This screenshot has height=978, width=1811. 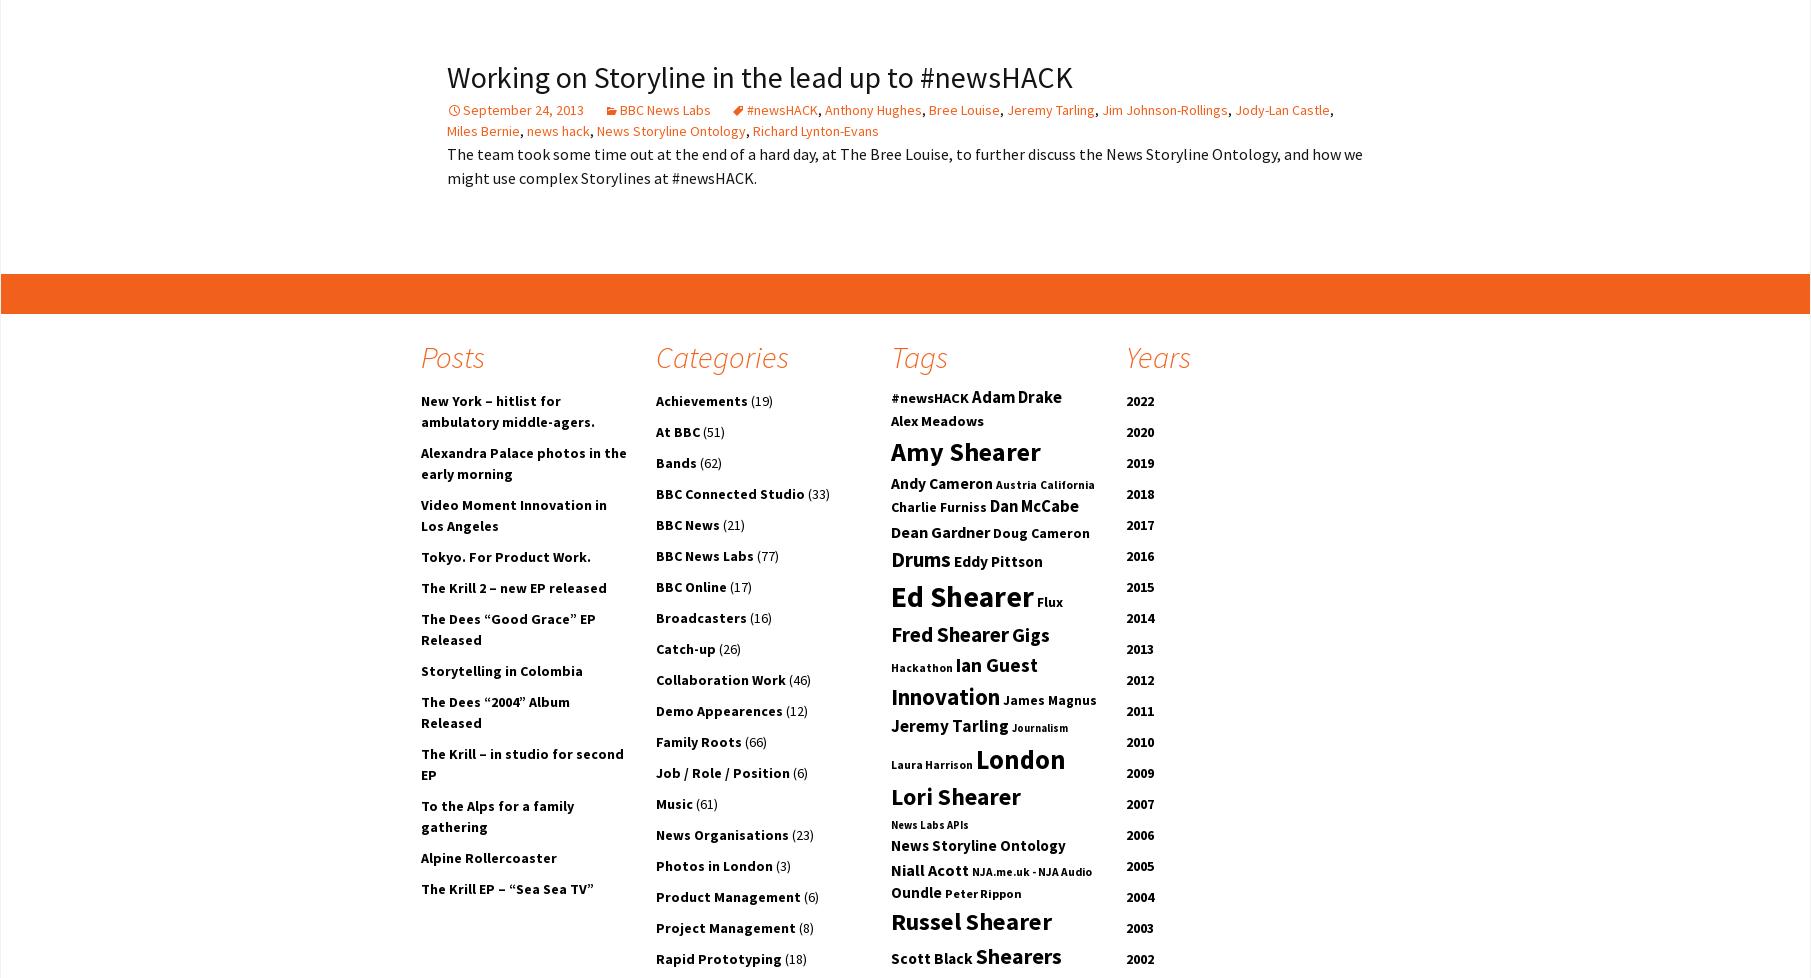 I want to click on 'News Storyline Ontology', so click(x=595, y=129).